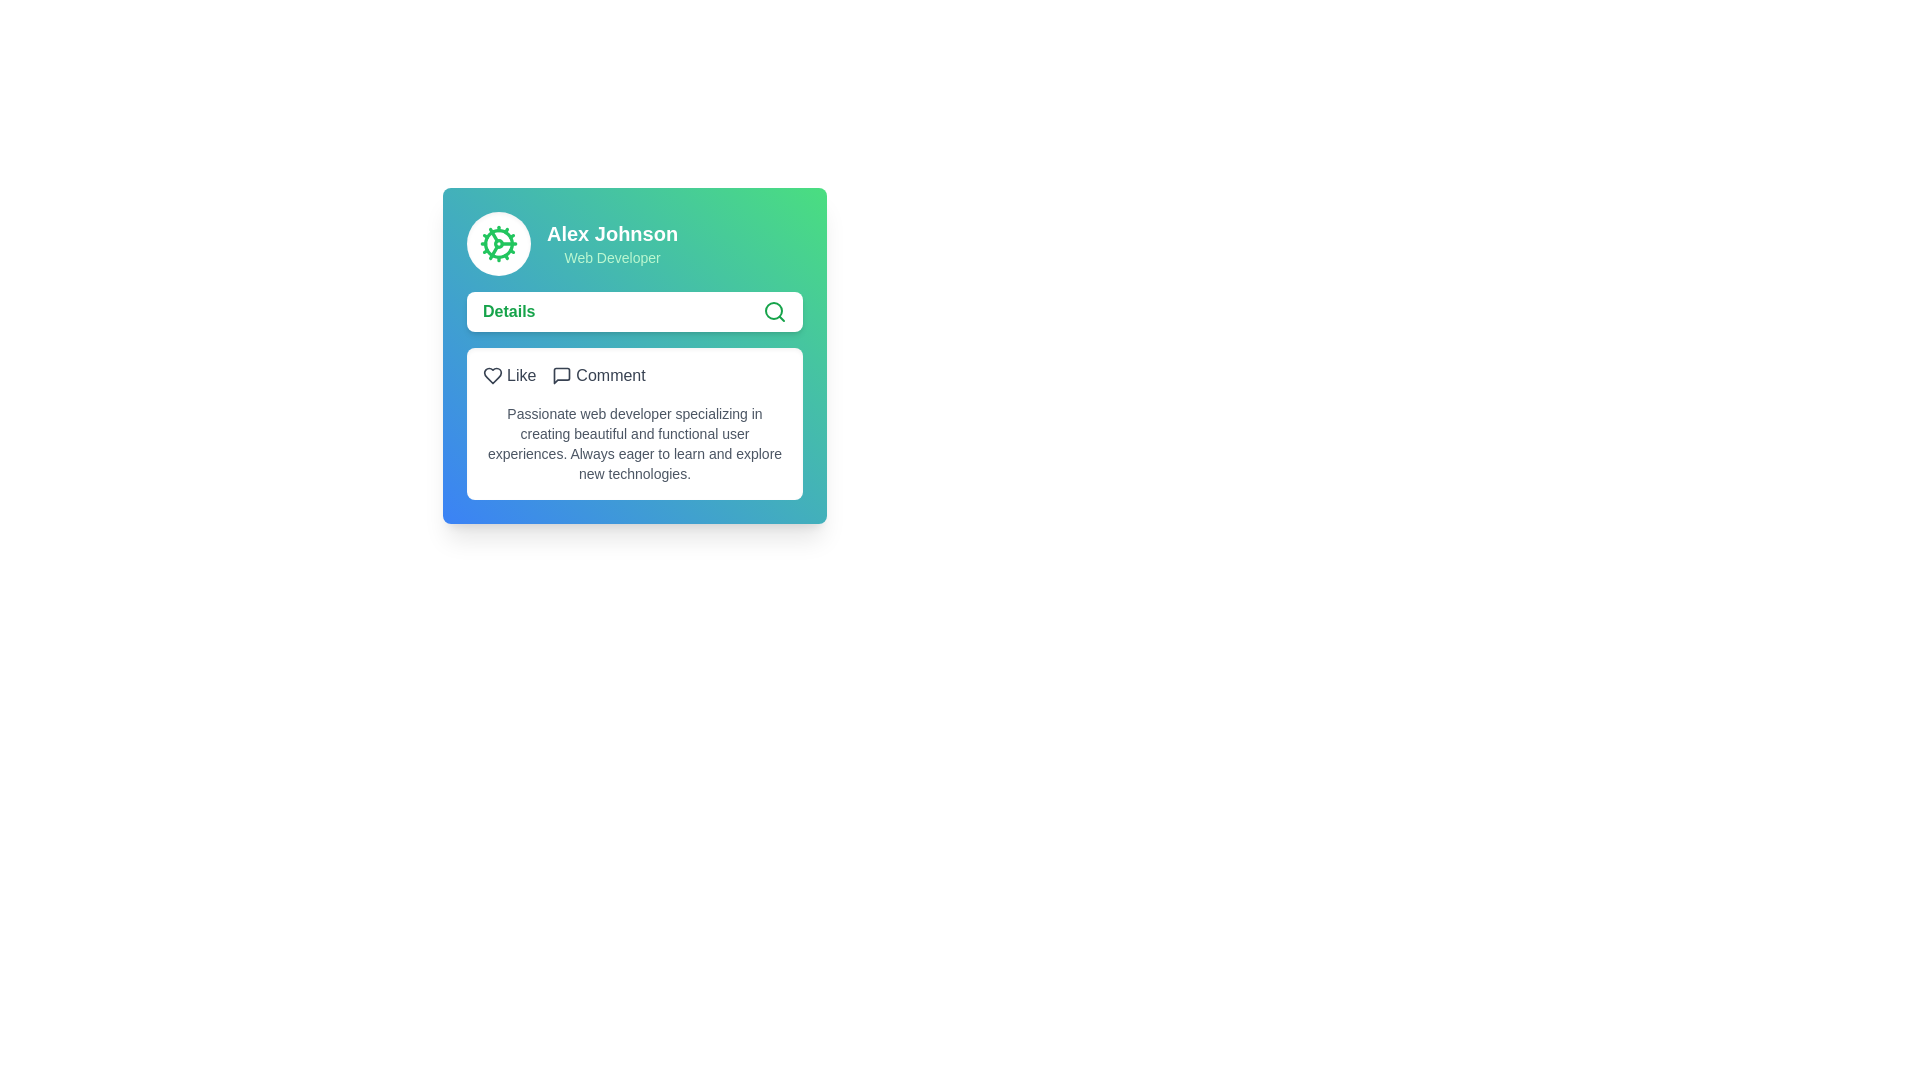 This screenshot has height=1080, width=1920. Describe the element at coordinates (633, 242) in the screenshot. I see `the Profile Header Display featuring the circular icon with a green gear-like symbol and the text 'Alex Johnson'` at that location.